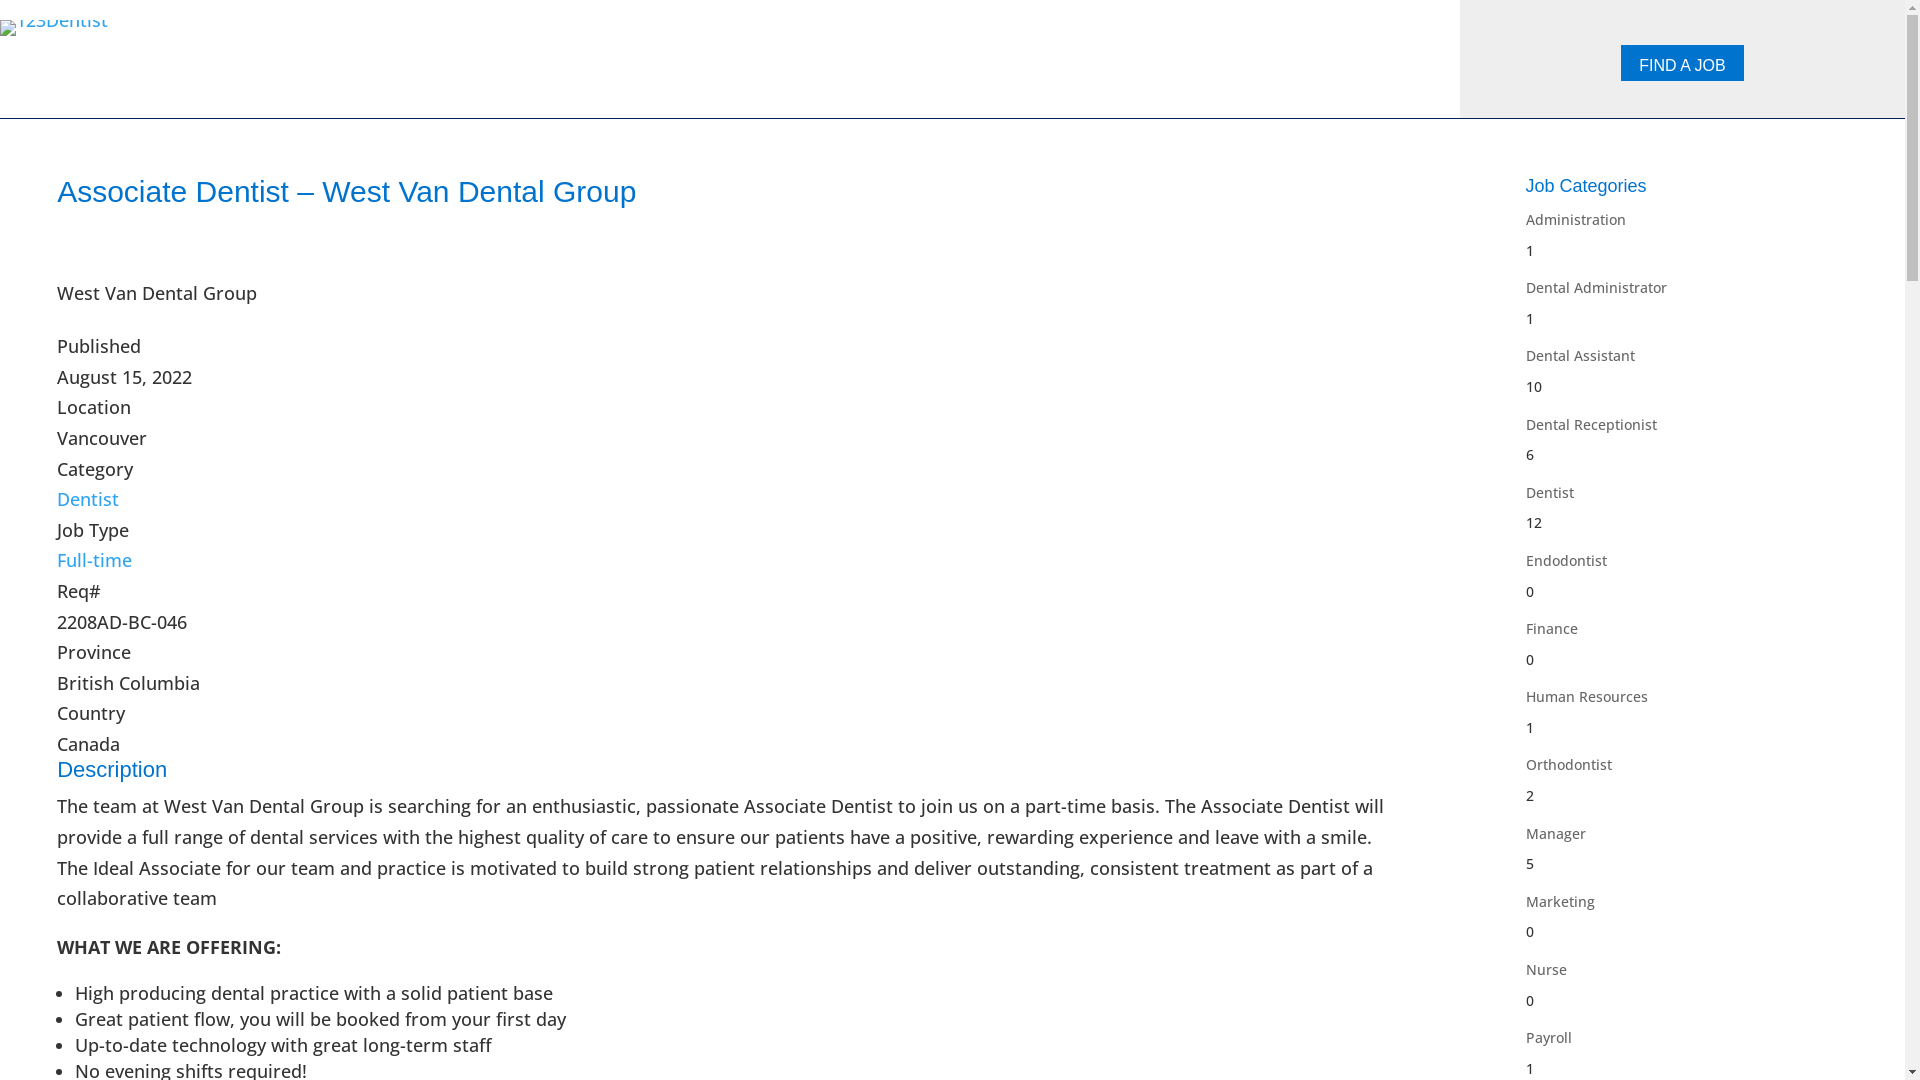  What do you see at coordinates (1550, 627) in the screenshot?
I see `'Finance'` at bounding box center [1550, 627].